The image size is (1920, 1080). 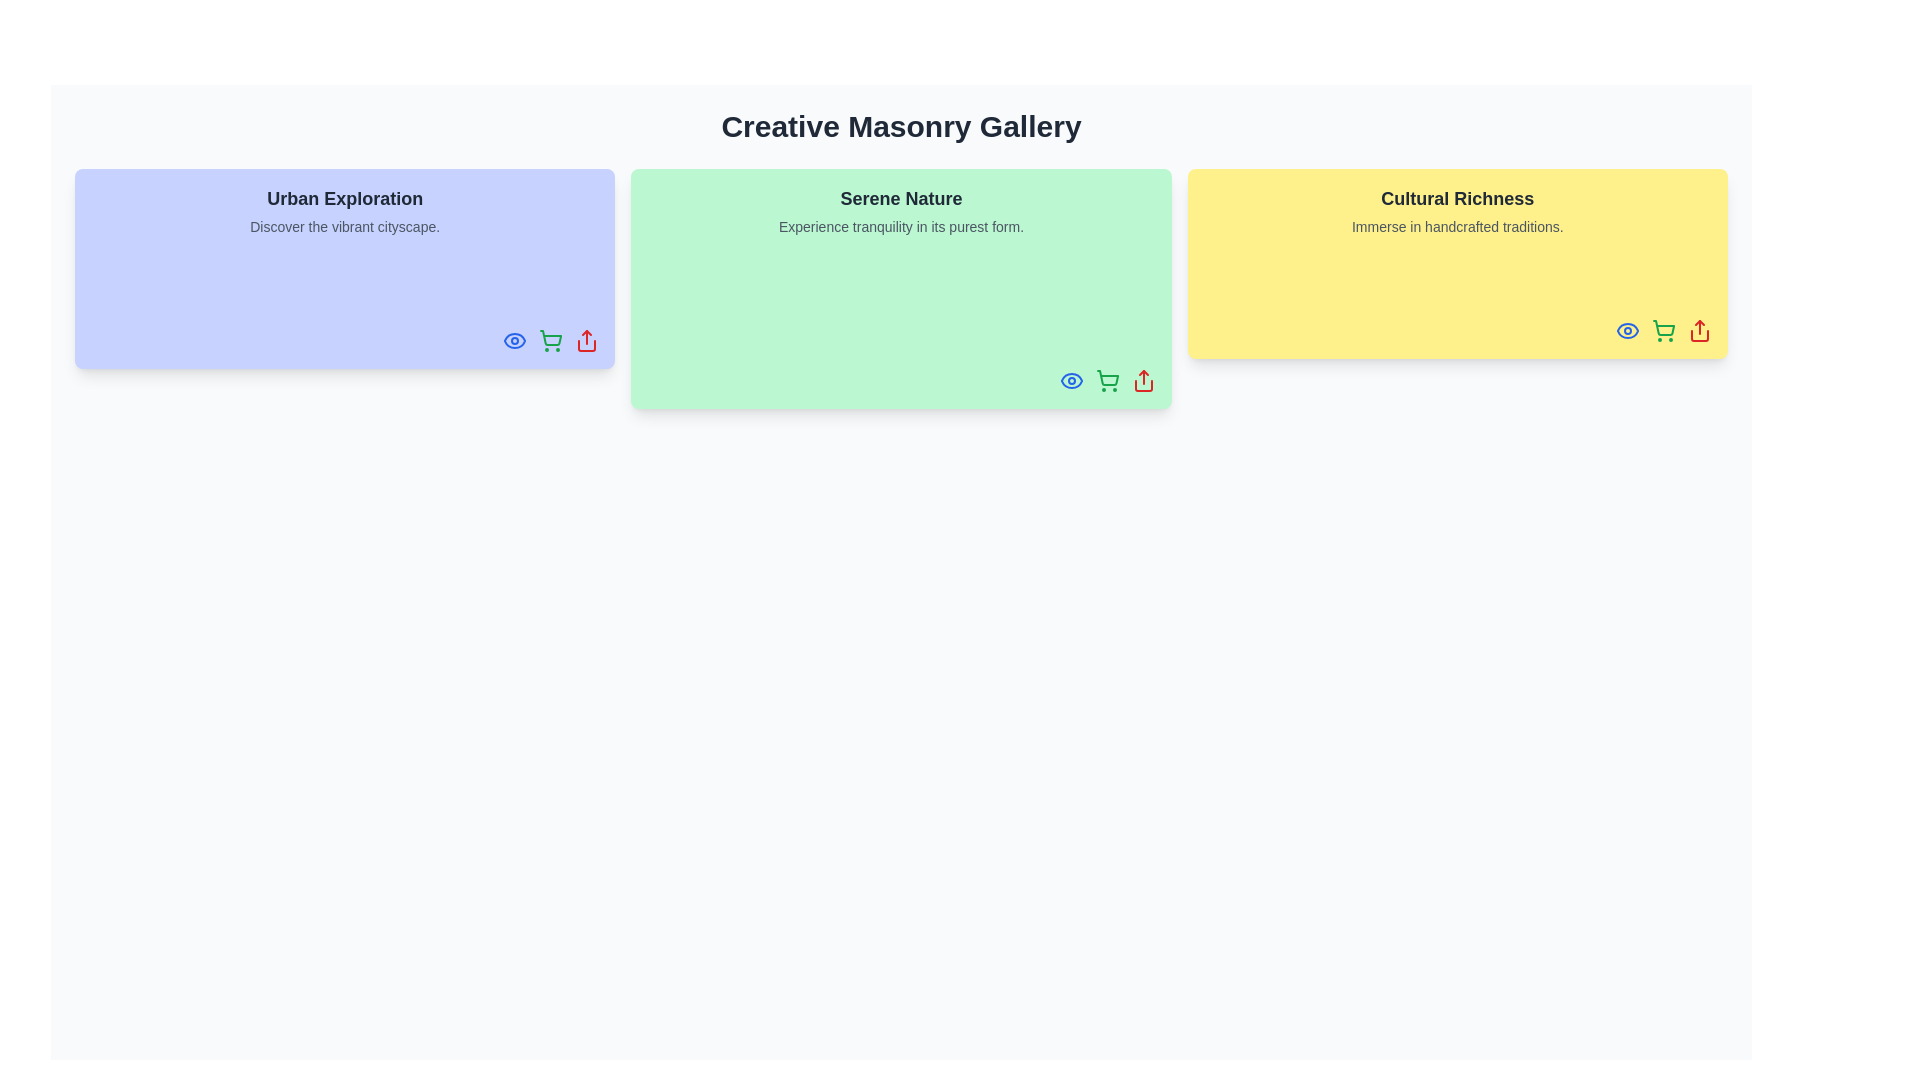 What do you see at coordinates (514, 339) in the screenshot?
I see `the view icon button located in the bottom-right corner of the leftmost blue card titled 'Urban Exploration'` at bounding box center [514, 339].